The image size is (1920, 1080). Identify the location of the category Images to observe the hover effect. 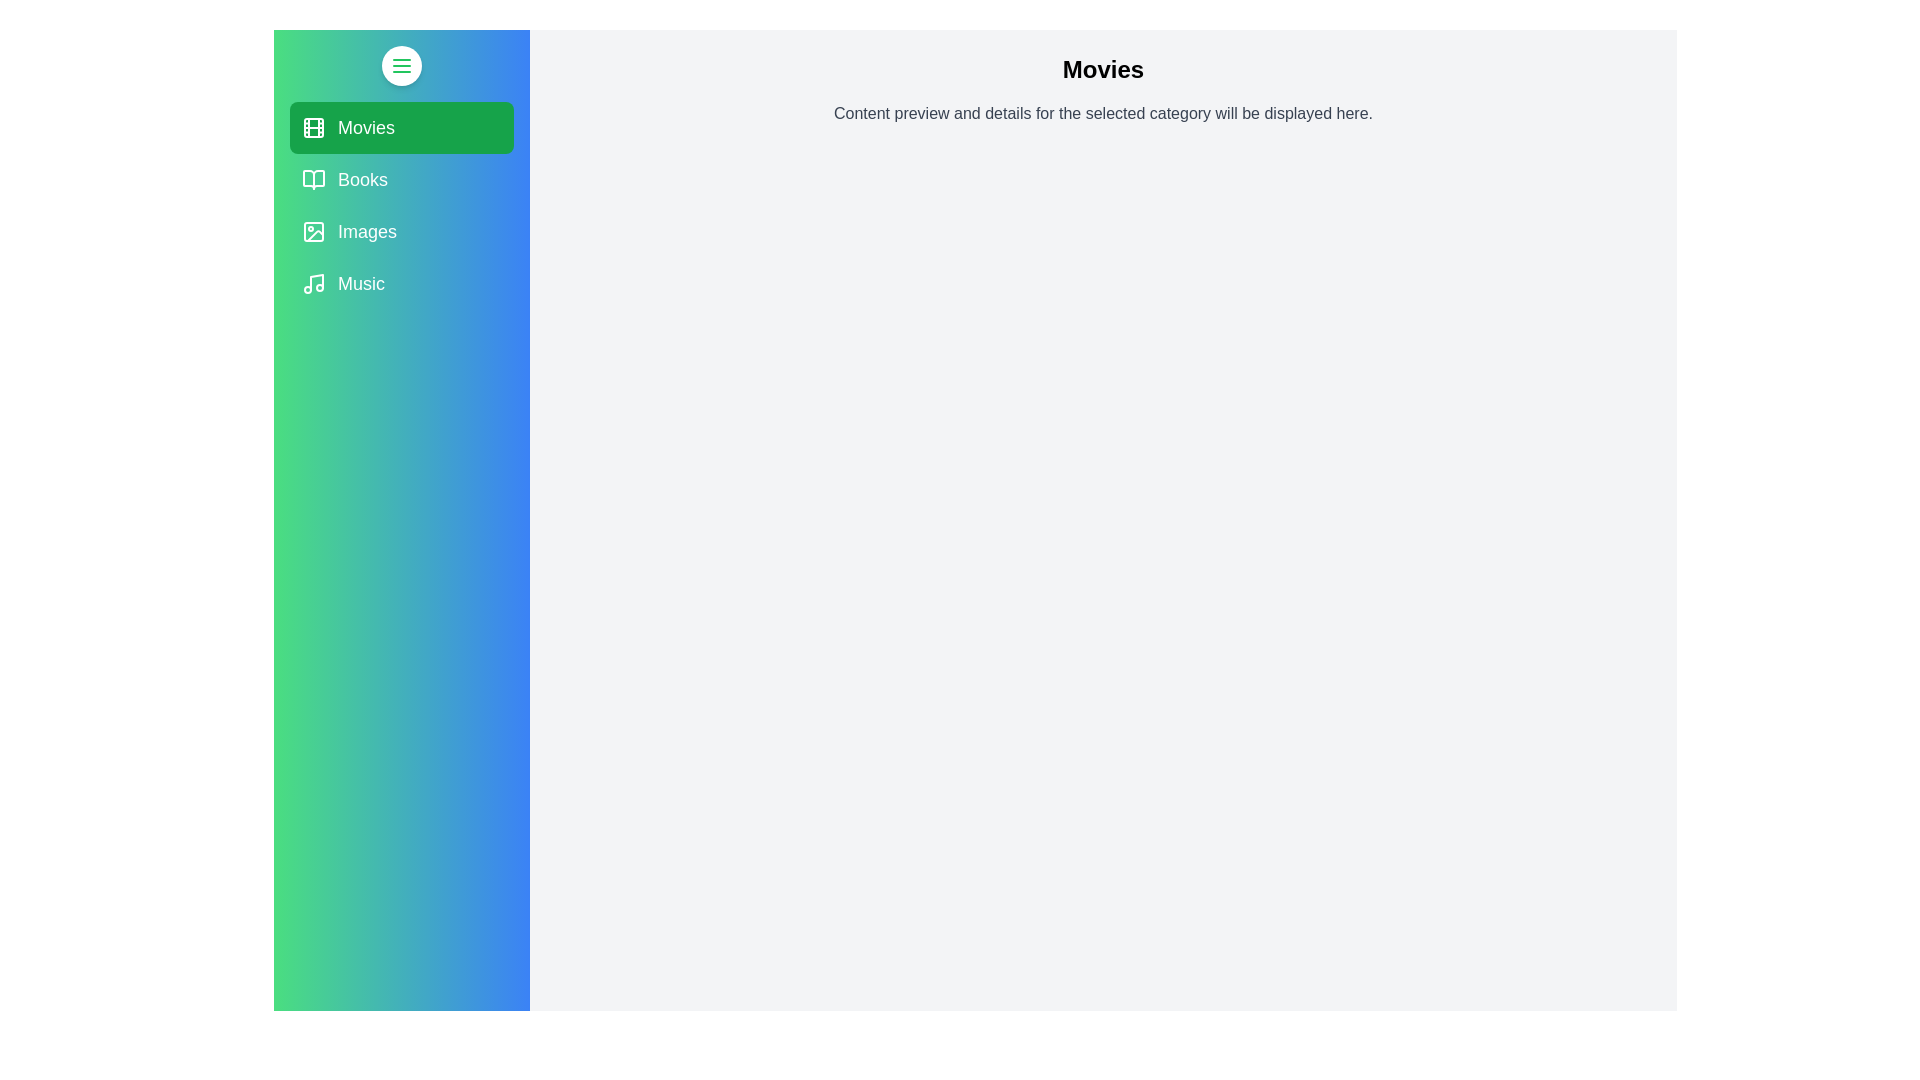
(401, 230).